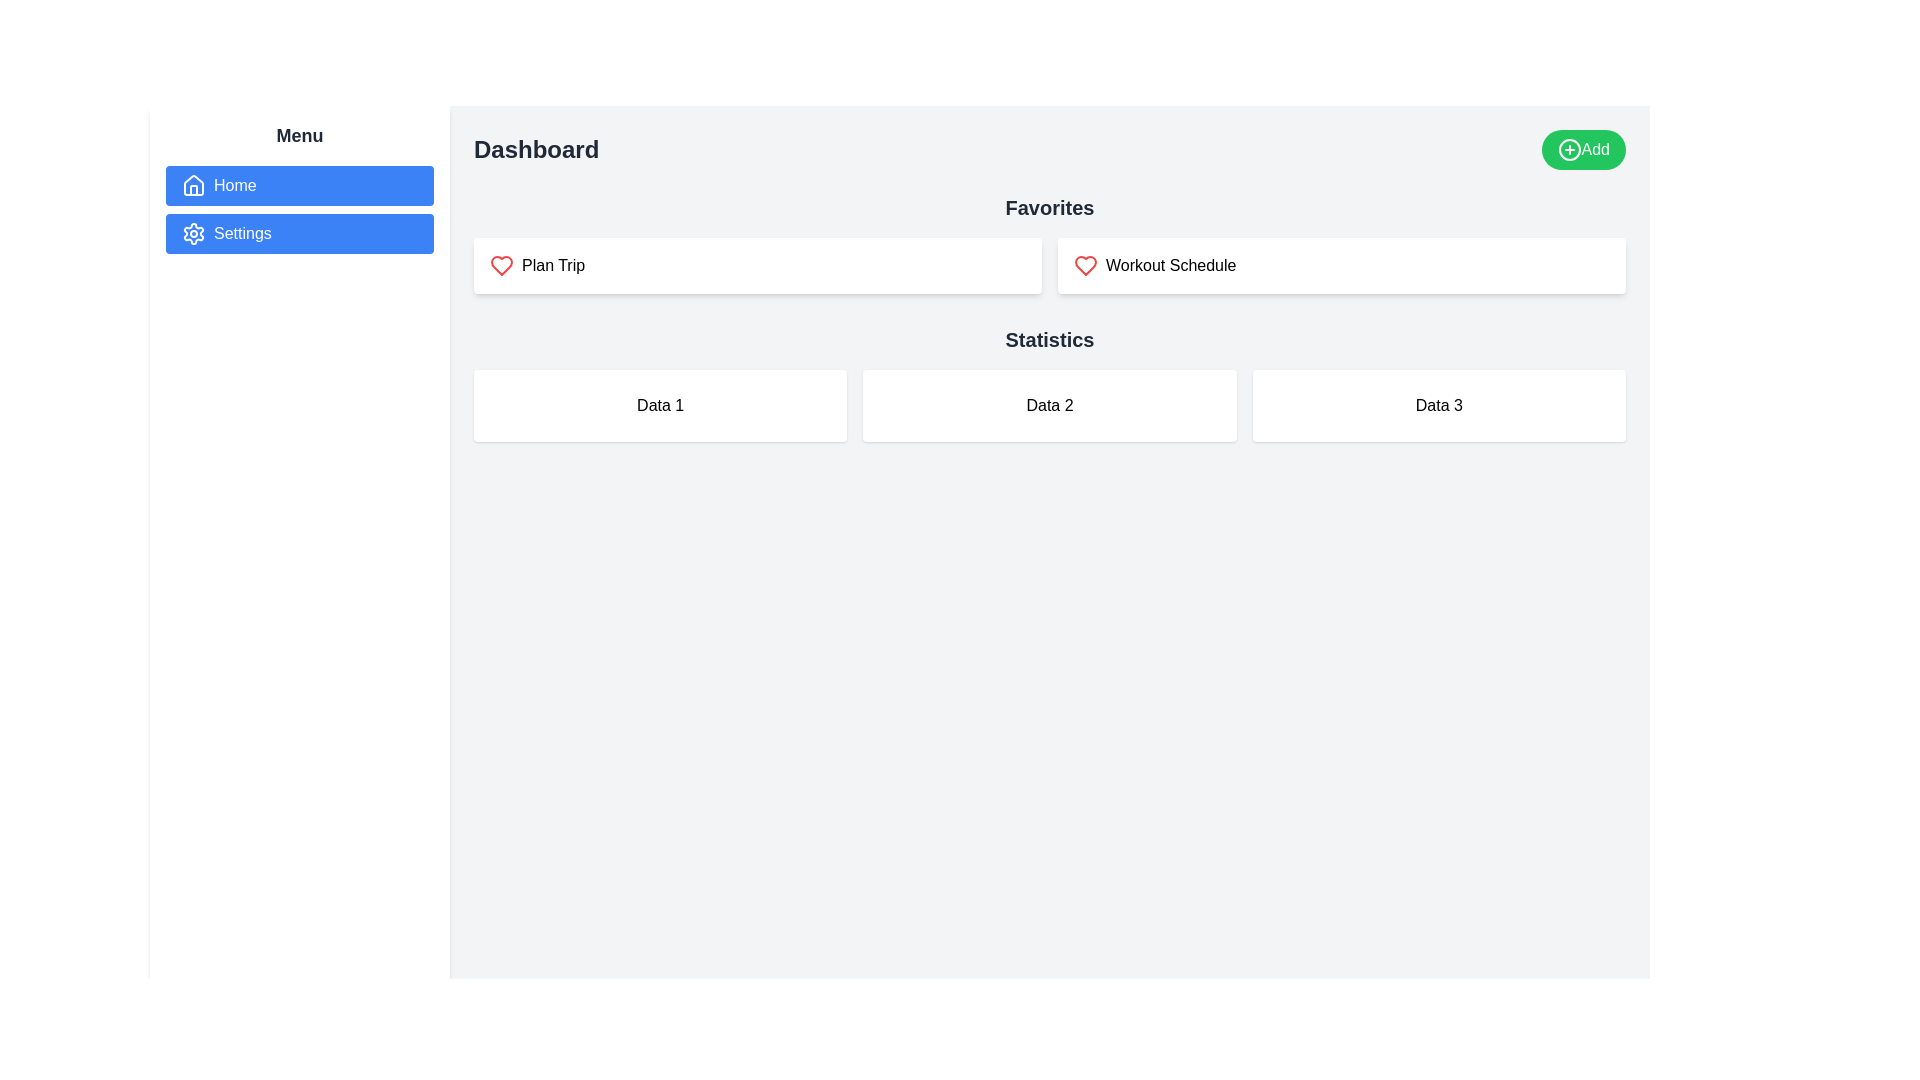 The image size is (1920, 1080). Describe the element at coordinates (193, 233) in the screenshot. I see `the red gear-shaped icon located next to the 'Settings' label in the left navigation menu using keyboard navigation` at that location.